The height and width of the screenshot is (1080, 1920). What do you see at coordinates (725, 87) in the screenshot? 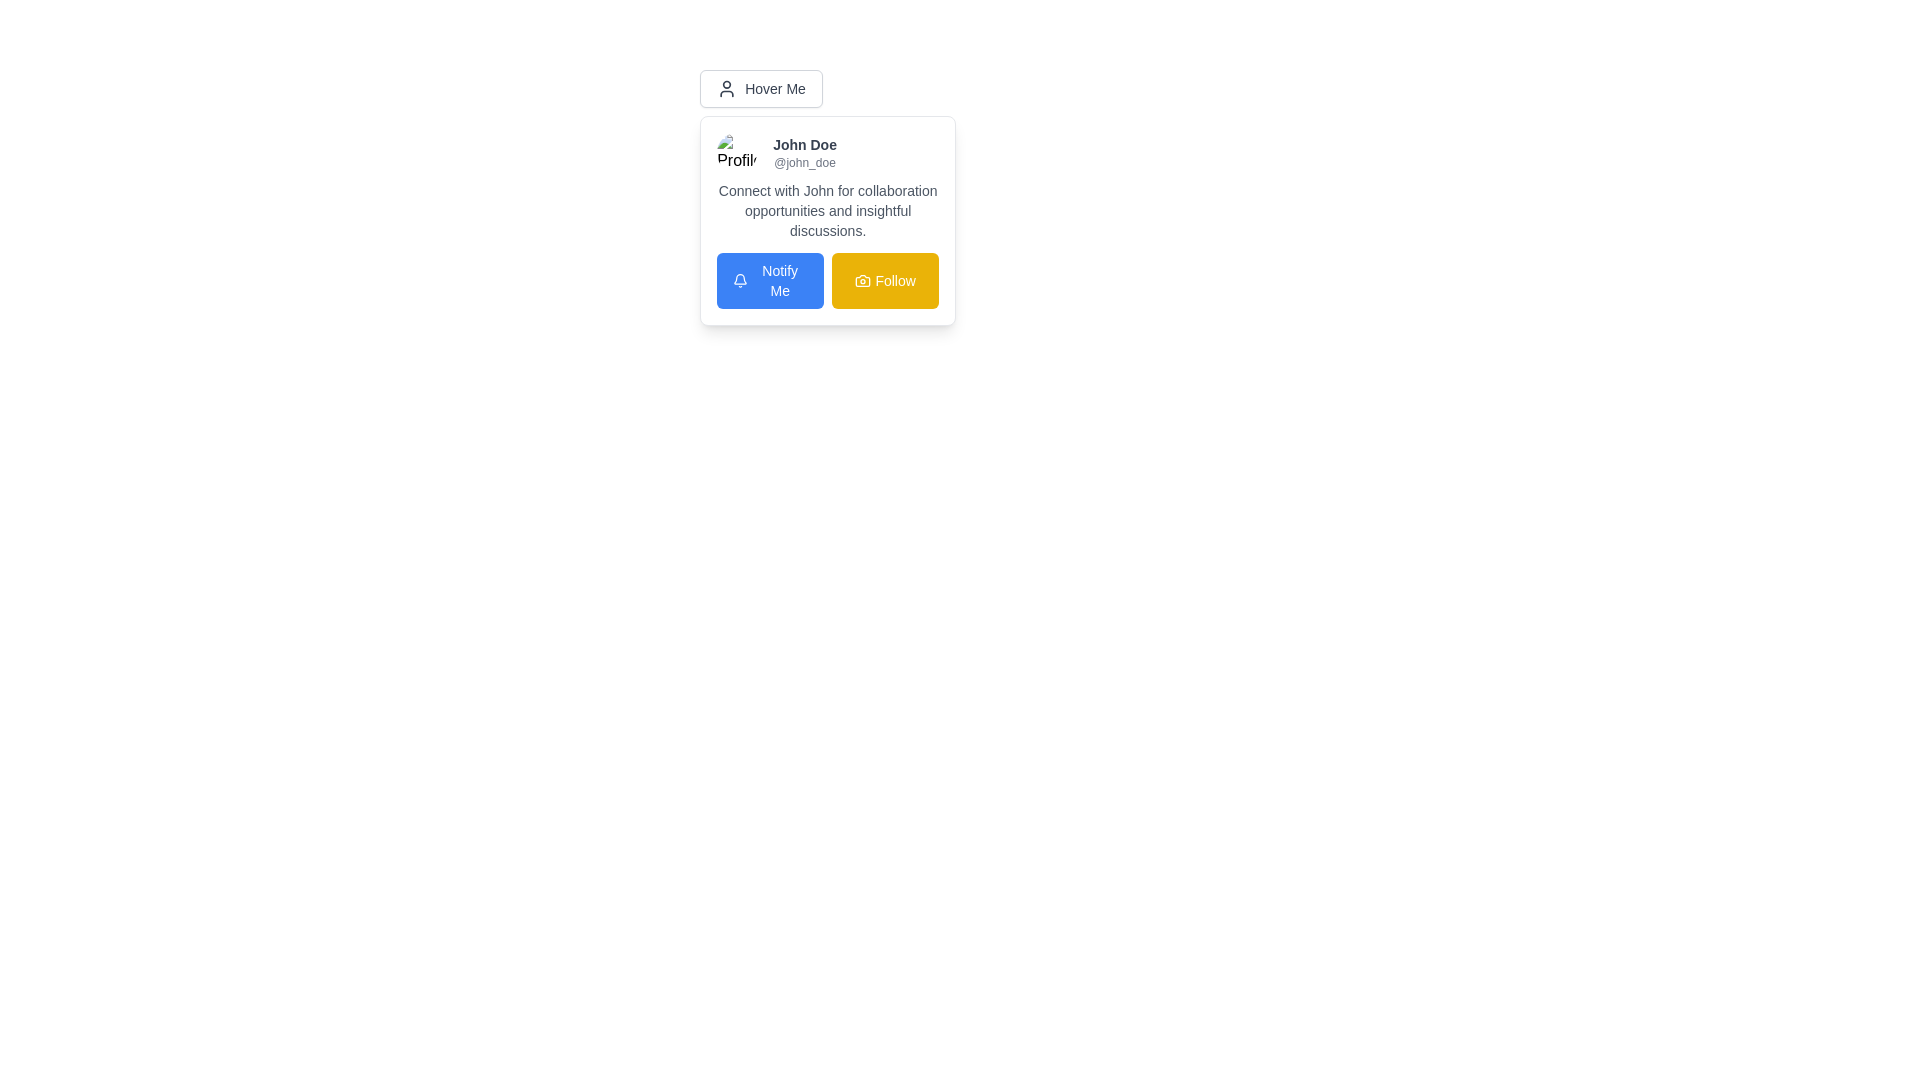
I see `the user profile icon located on the left side of the 'Hover Me' button` at bounding box center [725, 87].